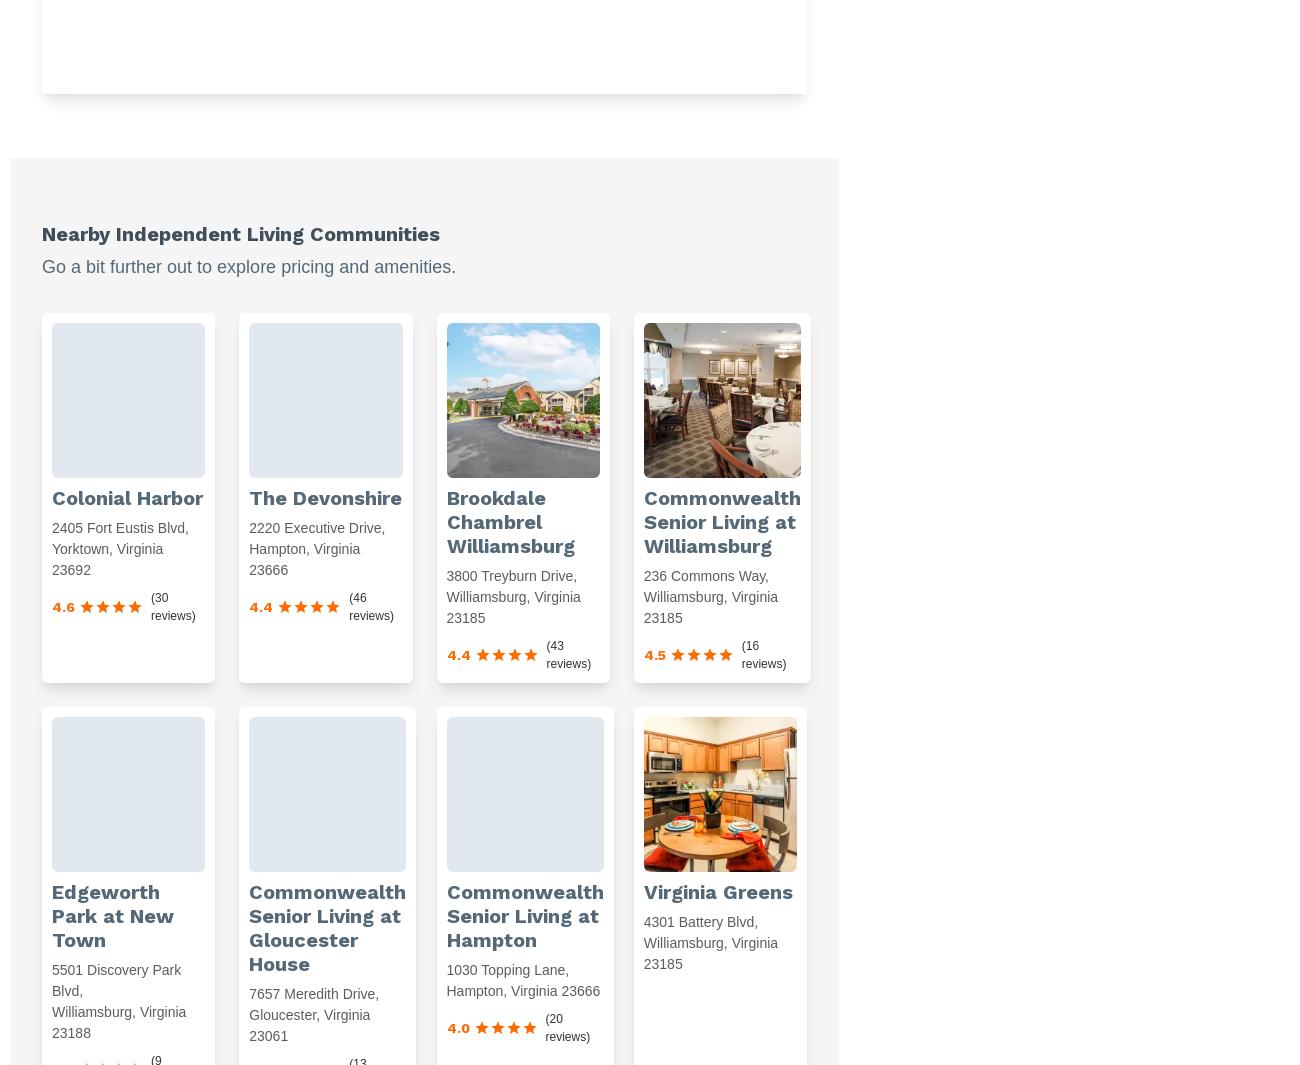 The width and height of the screenshot is (1300, 1065). What do you see at coordinates (653, 654) in the screenshot?
I see `'4.5'` at bounding box center [653, 654].